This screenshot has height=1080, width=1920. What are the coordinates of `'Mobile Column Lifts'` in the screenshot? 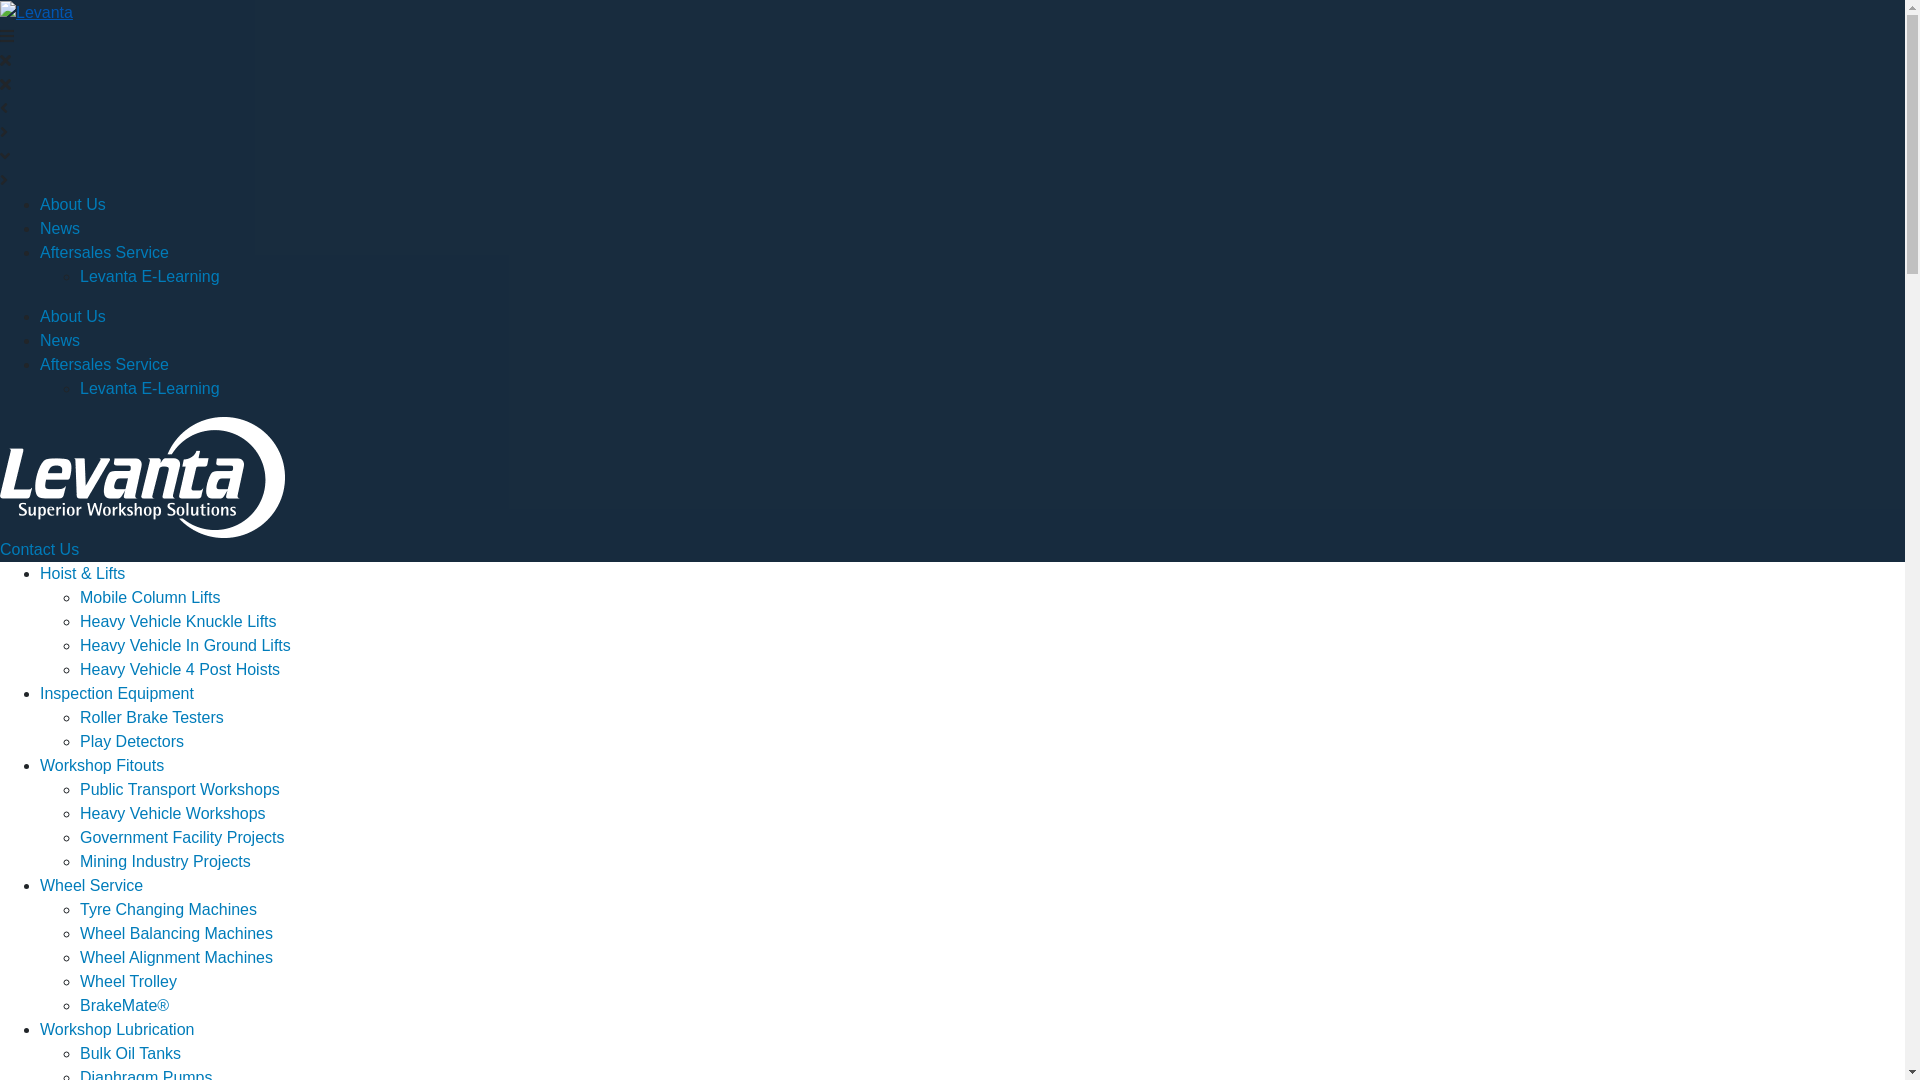 It's located at (80, 596).